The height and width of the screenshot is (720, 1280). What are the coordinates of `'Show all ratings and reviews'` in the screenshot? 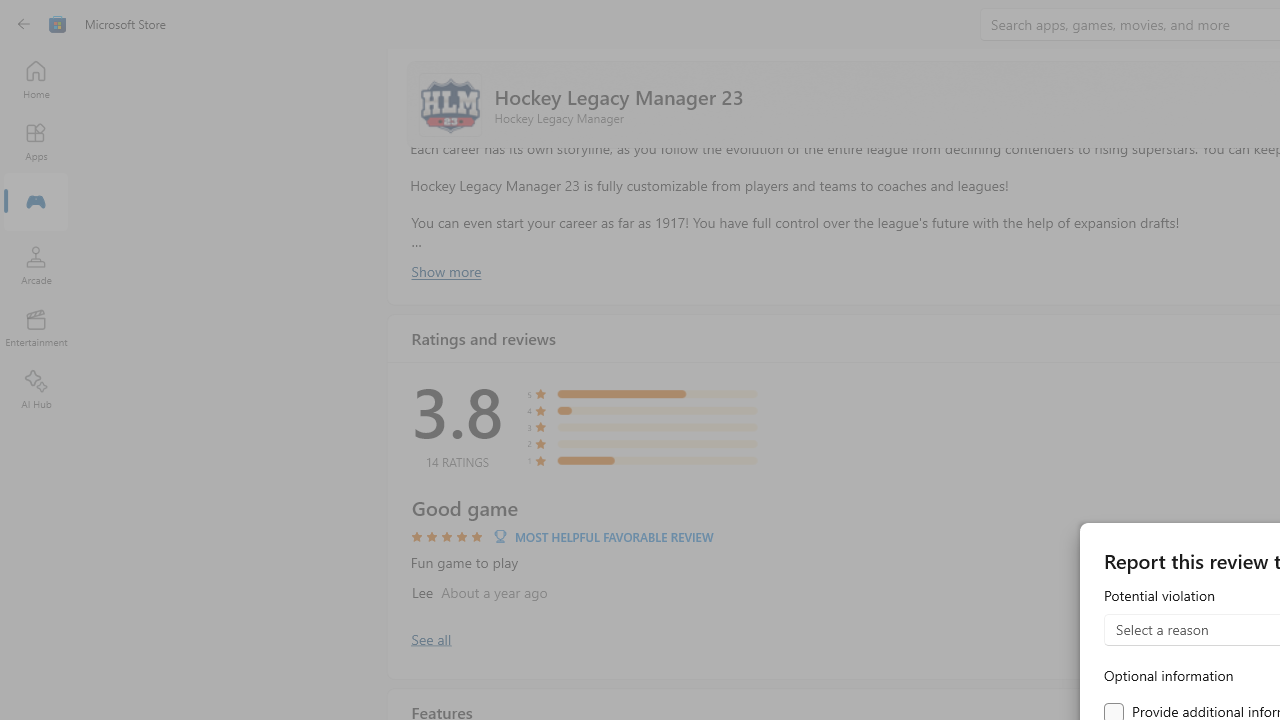 It's located at (429, 638).